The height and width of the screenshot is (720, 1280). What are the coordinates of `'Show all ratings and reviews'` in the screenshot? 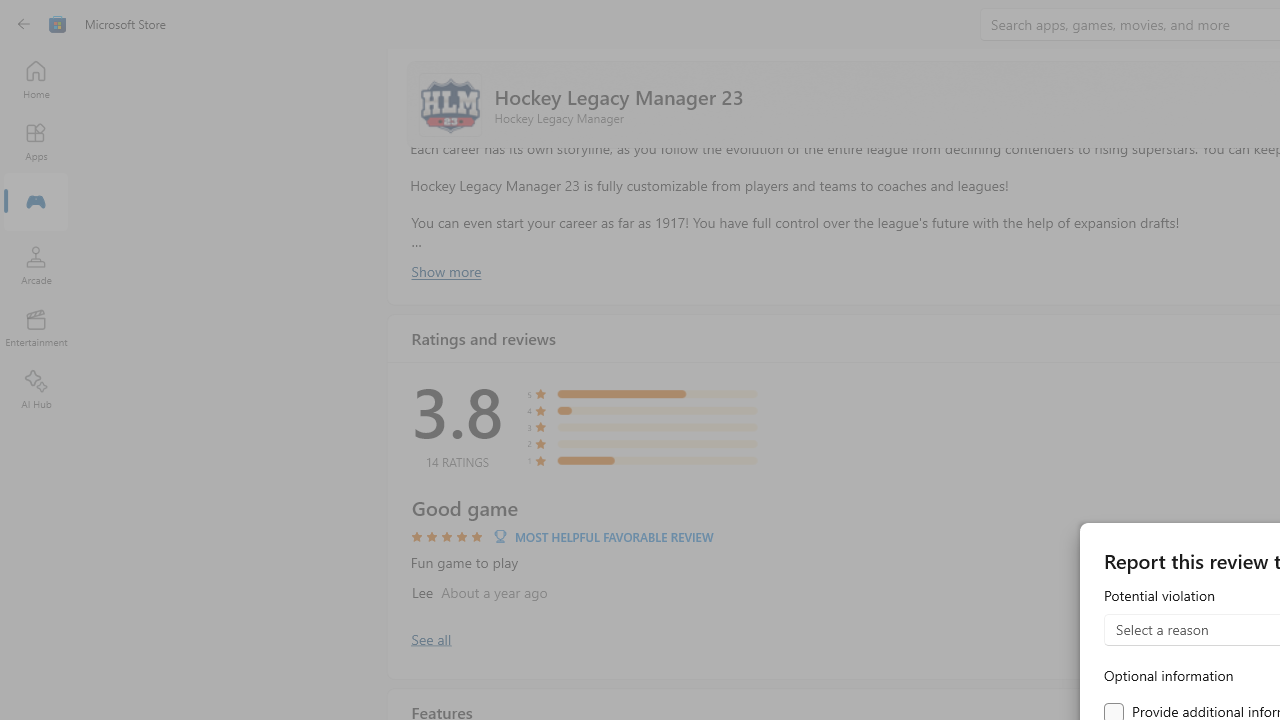 It's located at (429, 638).